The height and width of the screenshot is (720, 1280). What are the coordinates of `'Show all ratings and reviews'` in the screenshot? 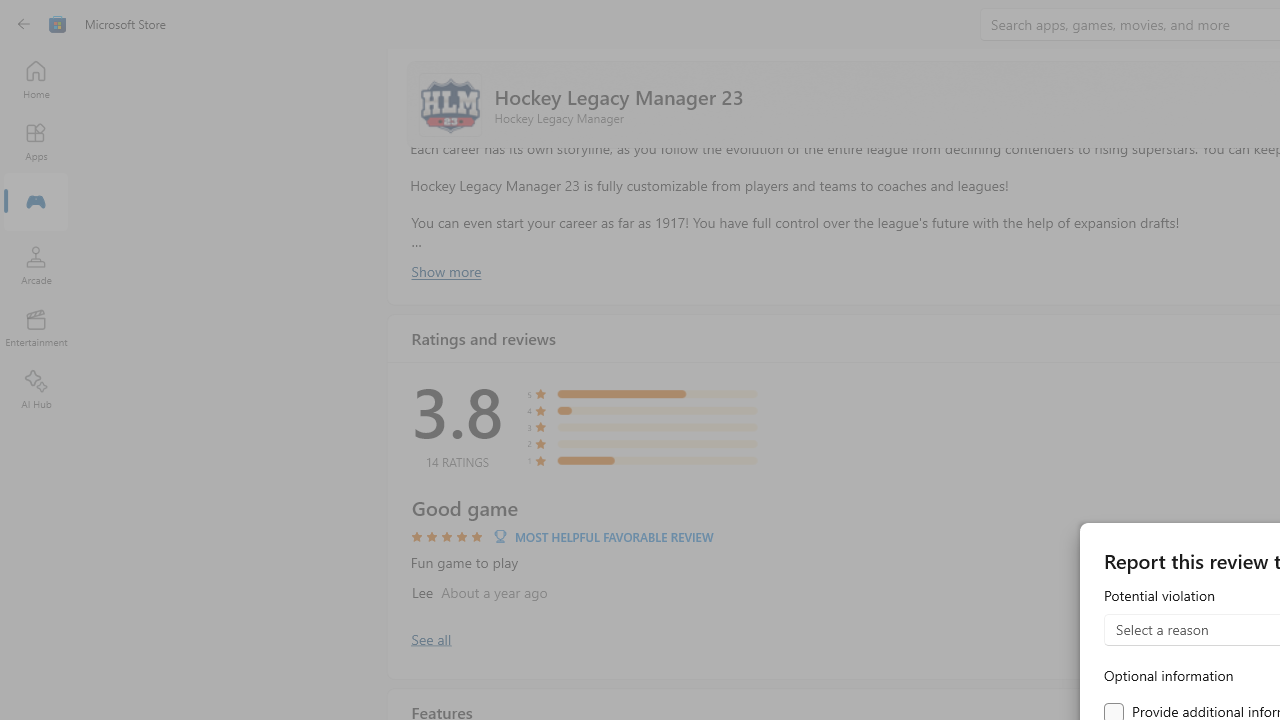 It's located at (429, 638).